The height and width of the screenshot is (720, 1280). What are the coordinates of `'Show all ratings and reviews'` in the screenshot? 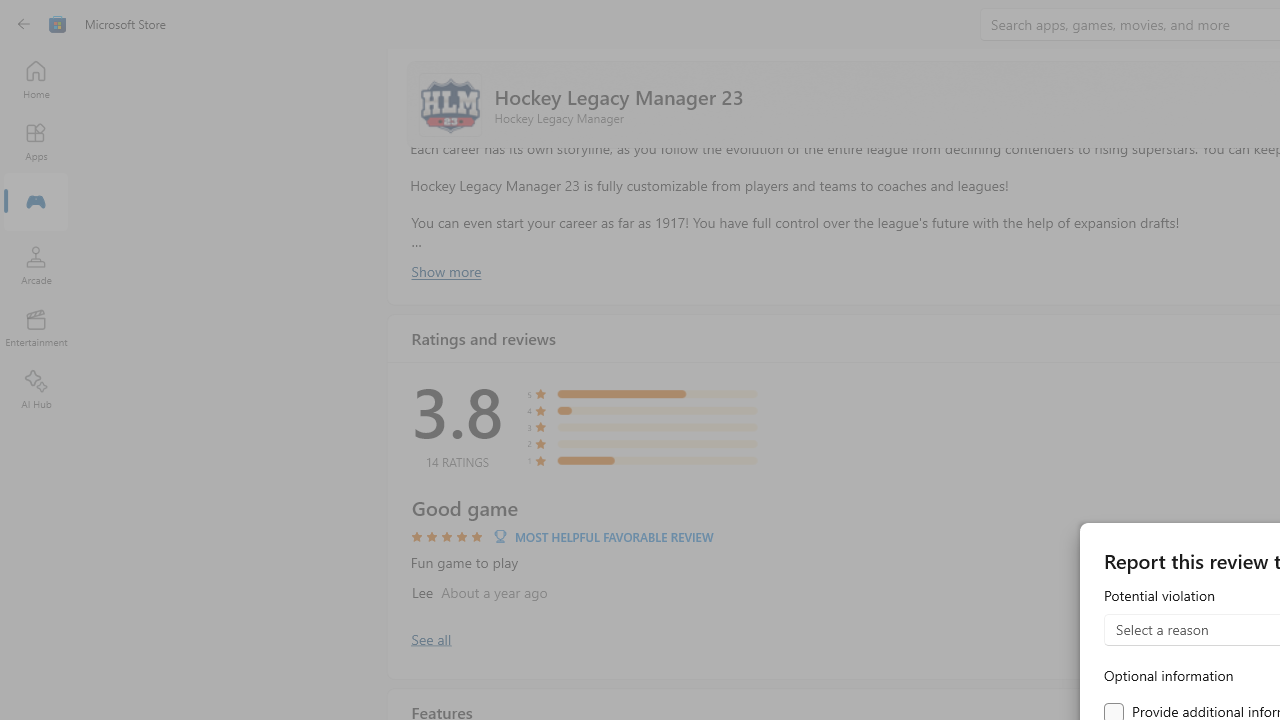 It's located at (429, 638).